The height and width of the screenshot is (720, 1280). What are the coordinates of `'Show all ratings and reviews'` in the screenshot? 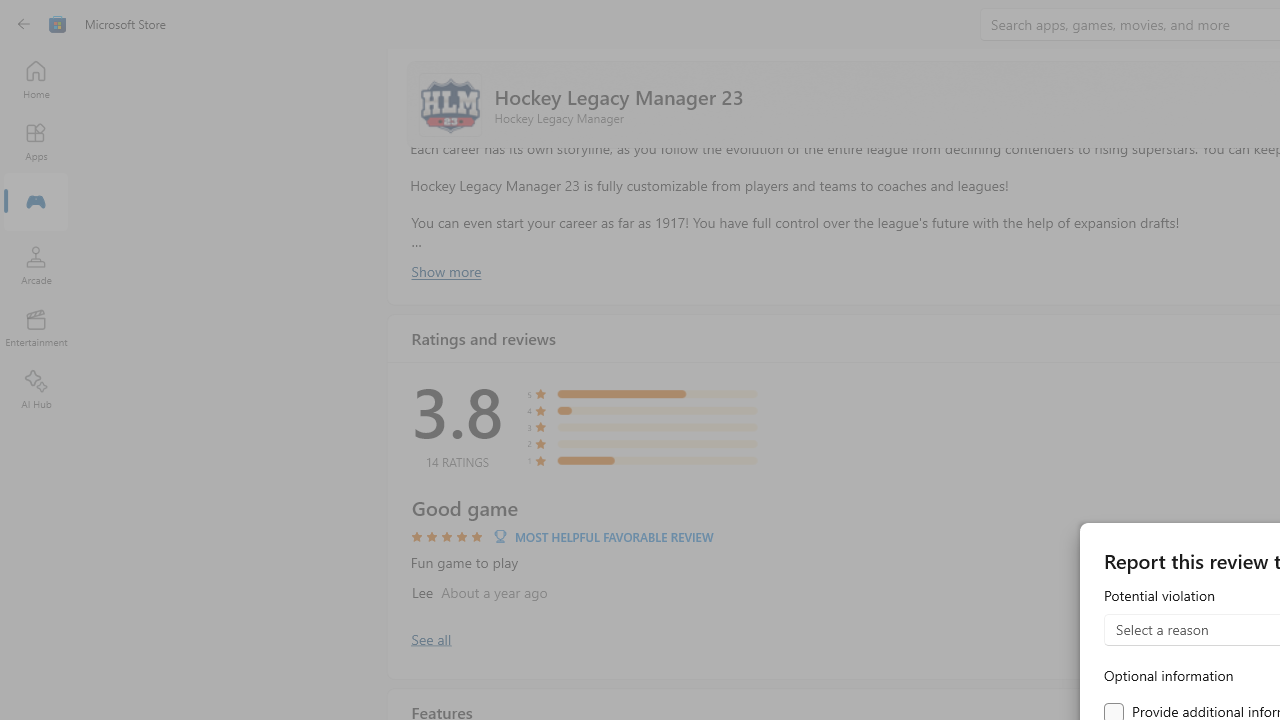 It's located at (429, 638).